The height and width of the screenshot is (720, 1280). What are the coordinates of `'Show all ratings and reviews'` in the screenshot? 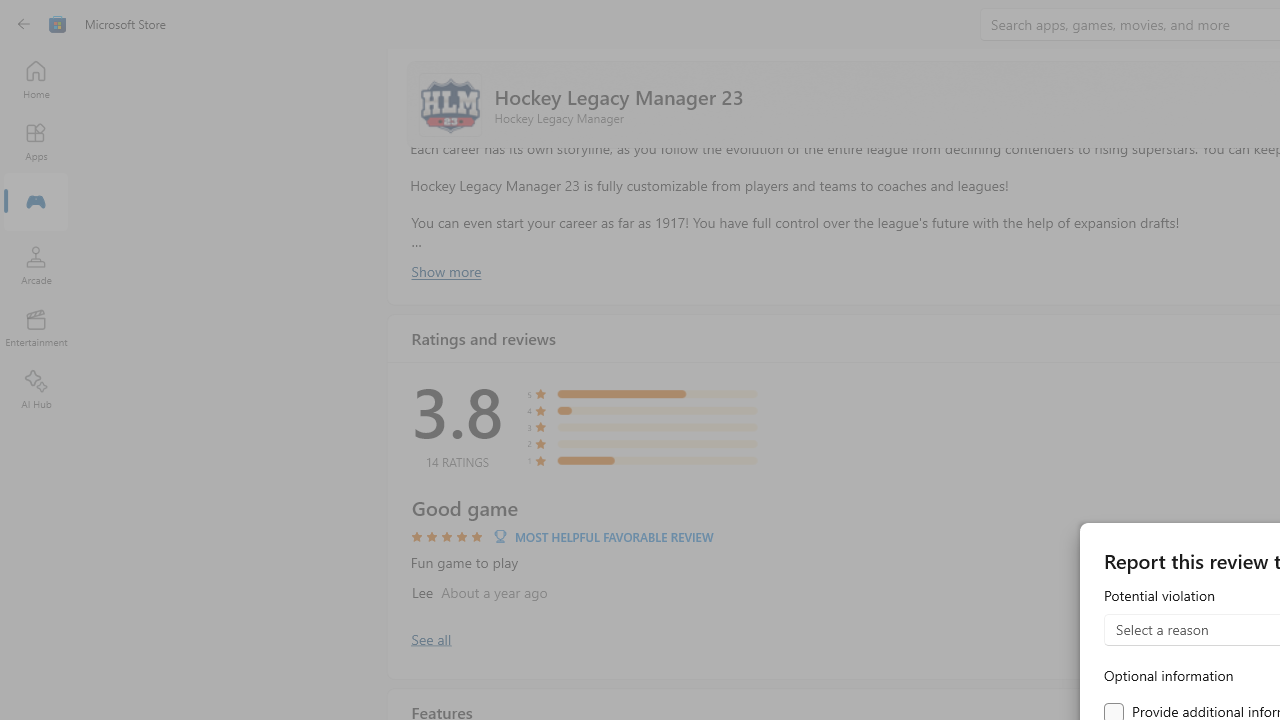 It's located at (429, 638).